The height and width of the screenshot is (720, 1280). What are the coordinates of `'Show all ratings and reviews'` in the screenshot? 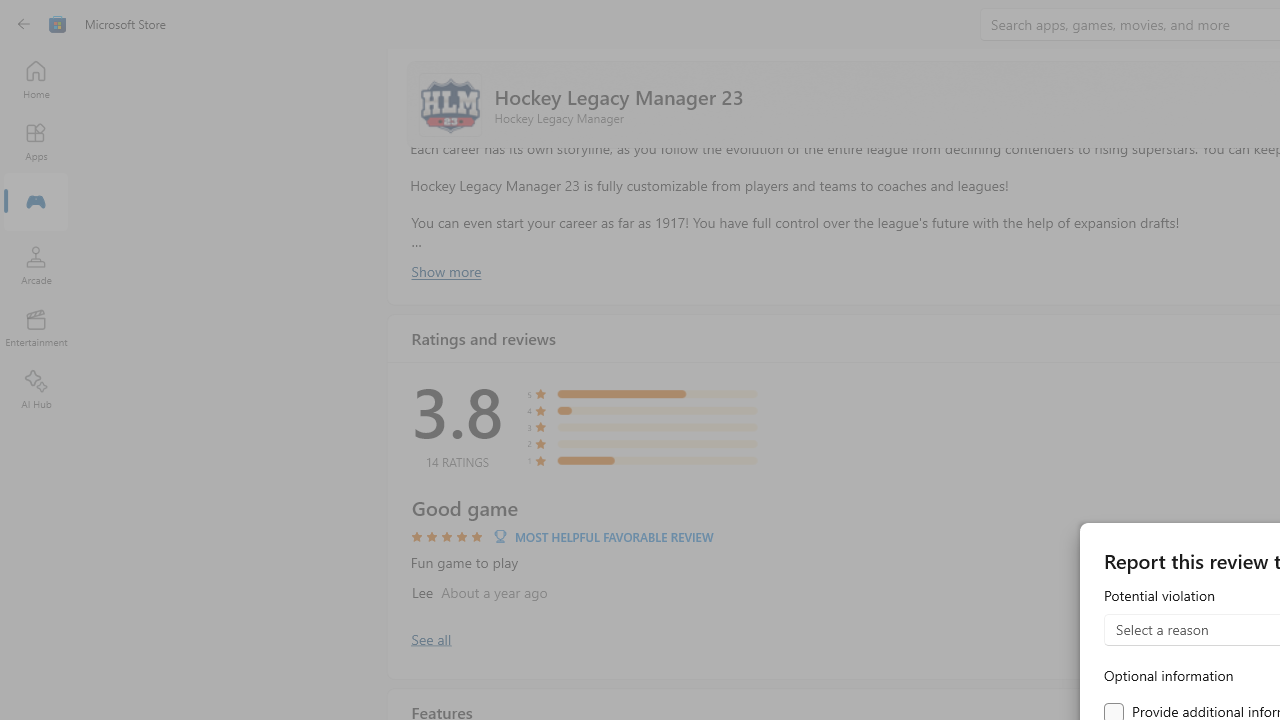 It's located at (429, 638).